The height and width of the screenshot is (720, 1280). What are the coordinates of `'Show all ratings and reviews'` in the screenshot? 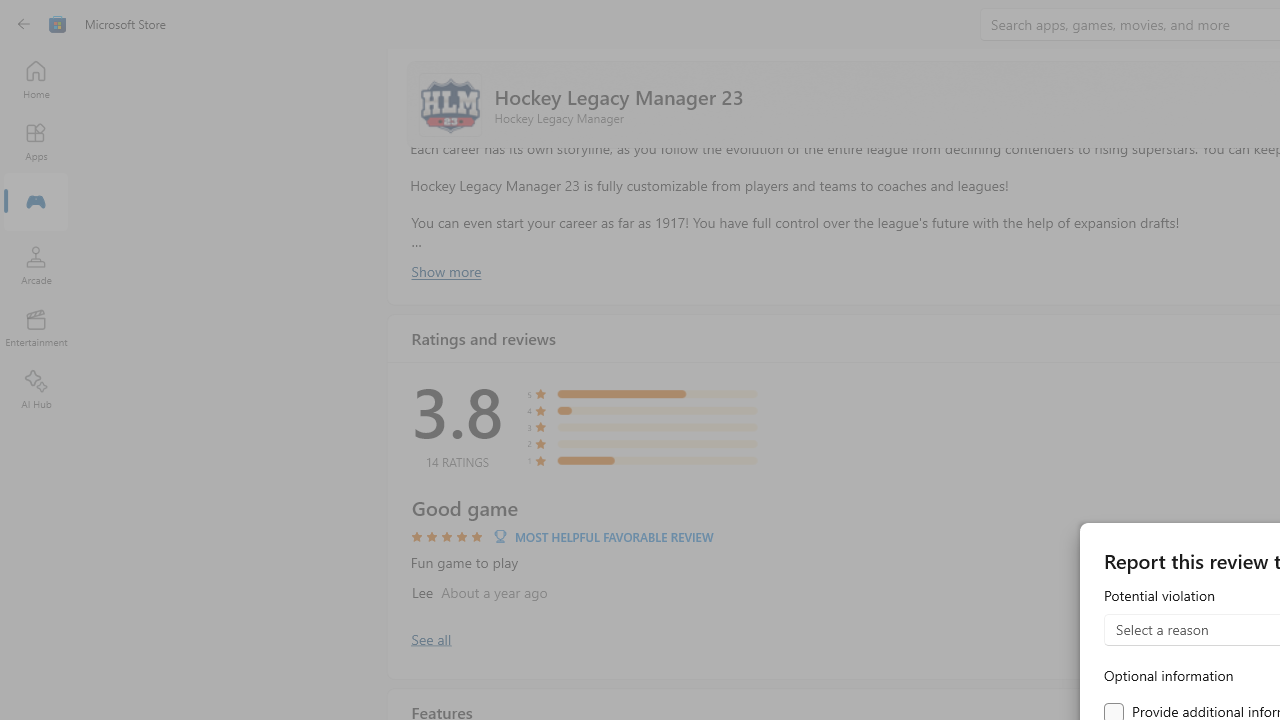 It's located at (429, 638).